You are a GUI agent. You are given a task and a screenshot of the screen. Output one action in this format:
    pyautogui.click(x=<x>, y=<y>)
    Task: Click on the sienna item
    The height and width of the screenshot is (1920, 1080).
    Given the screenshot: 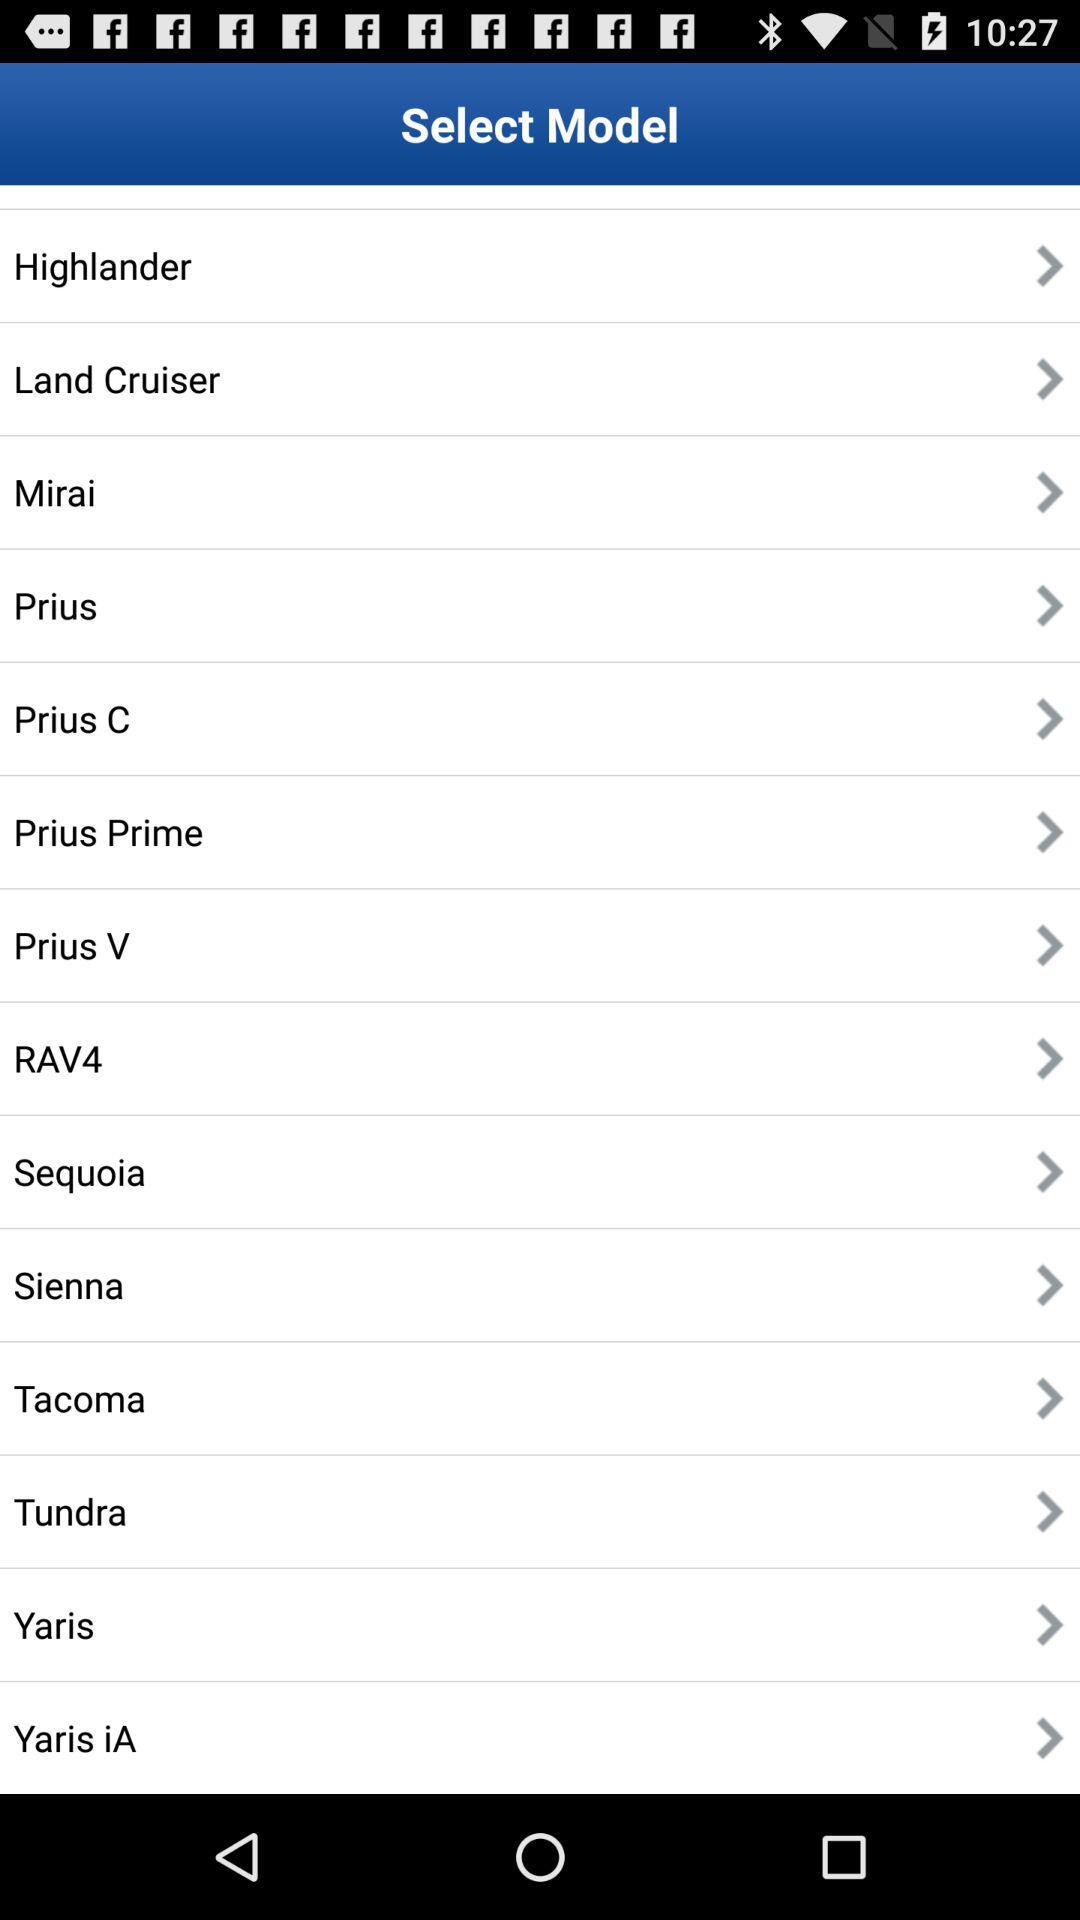 What is the action you would take?
    pyautogui.click(x=68, y=1284)
    